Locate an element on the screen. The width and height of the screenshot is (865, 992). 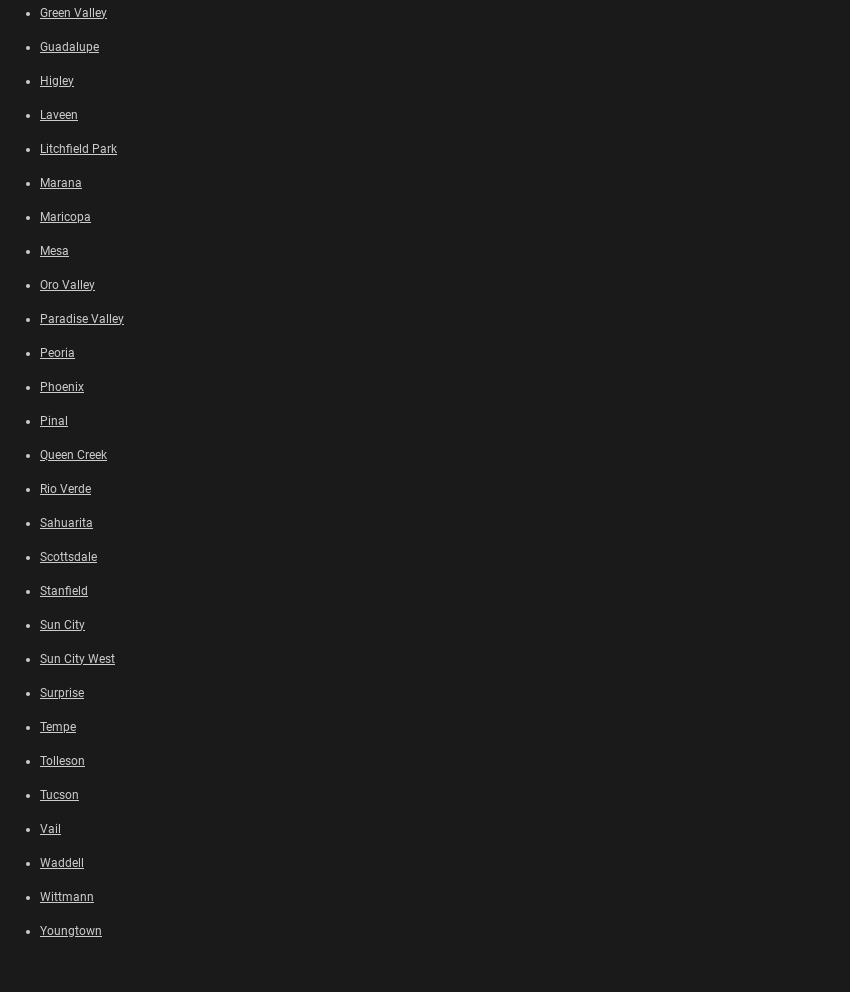
'Surprise' is located at coordinates (62, 691).